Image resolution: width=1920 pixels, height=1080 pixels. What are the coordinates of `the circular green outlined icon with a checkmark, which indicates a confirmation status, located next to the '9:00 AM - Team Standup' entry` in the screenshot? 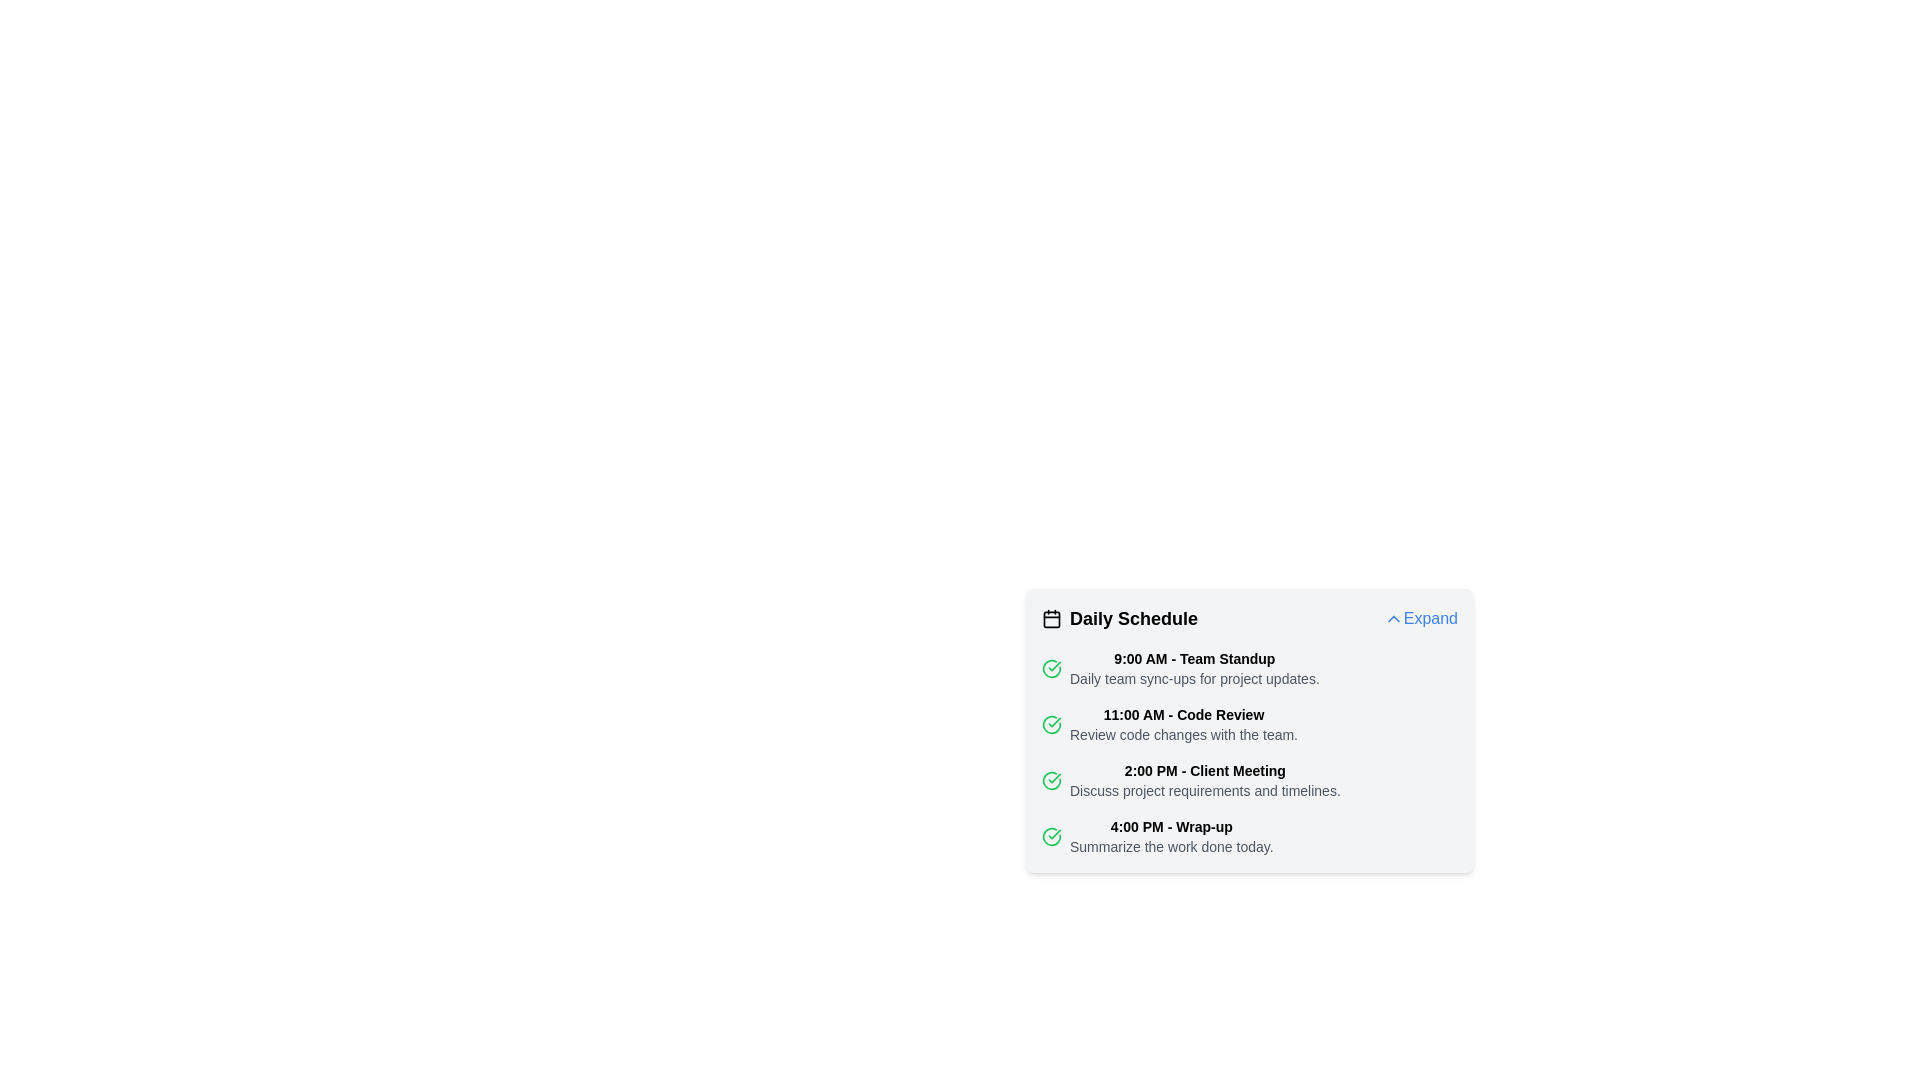 It's located at (1050, 668).